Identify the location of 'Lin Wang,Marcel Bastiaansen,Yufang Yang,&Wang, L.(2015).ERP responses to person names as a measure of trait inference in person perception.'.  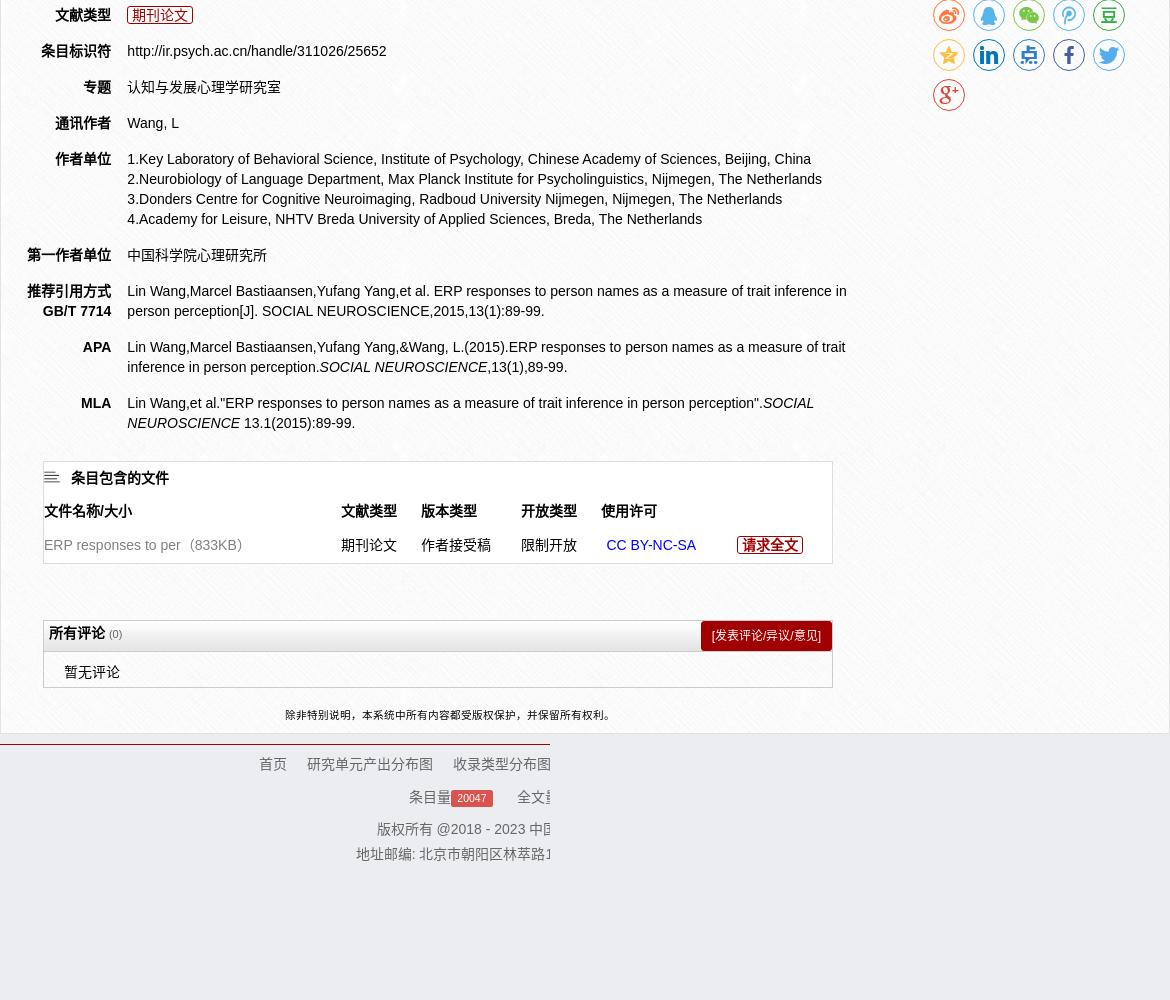
(486, 355).